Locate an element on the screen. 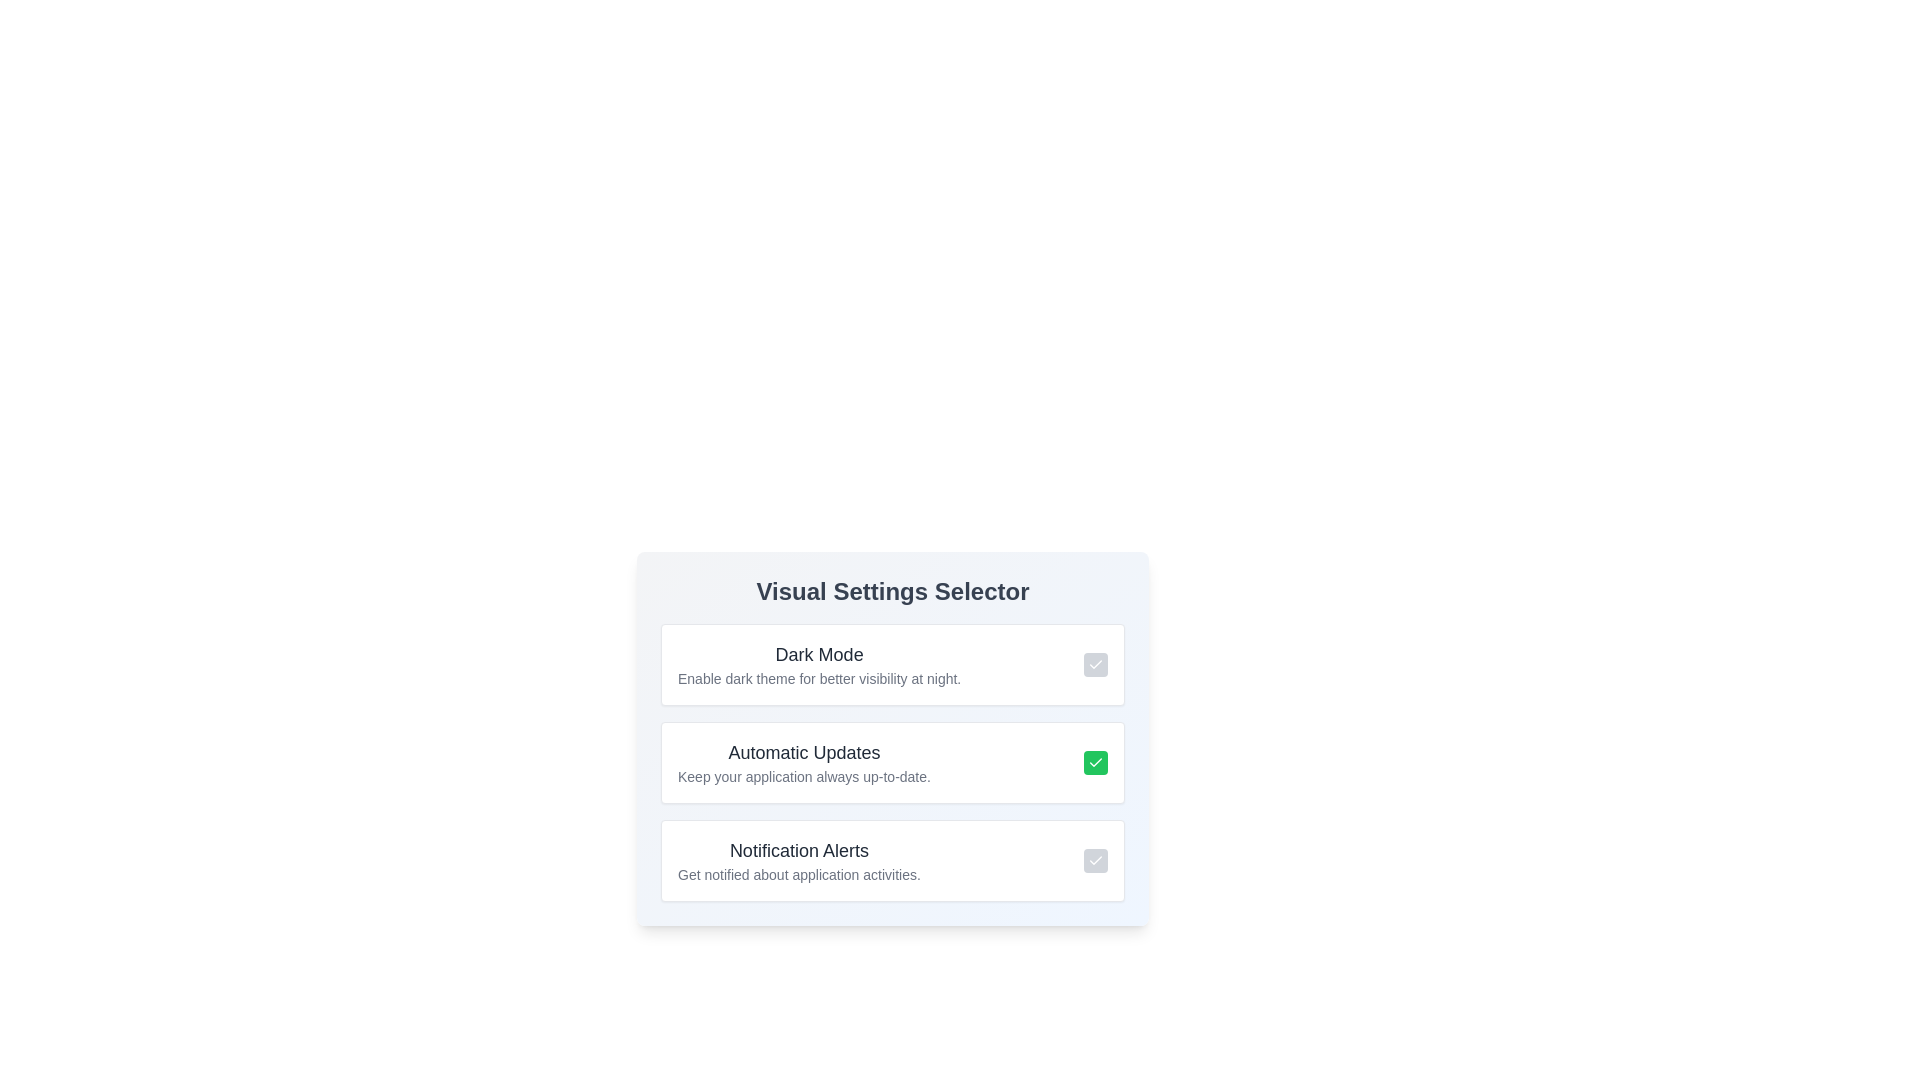 This screenshot has width=1920, height=1080. the green circular icon with a white checkmark at its center, located is located at coordinates (1094, 763).